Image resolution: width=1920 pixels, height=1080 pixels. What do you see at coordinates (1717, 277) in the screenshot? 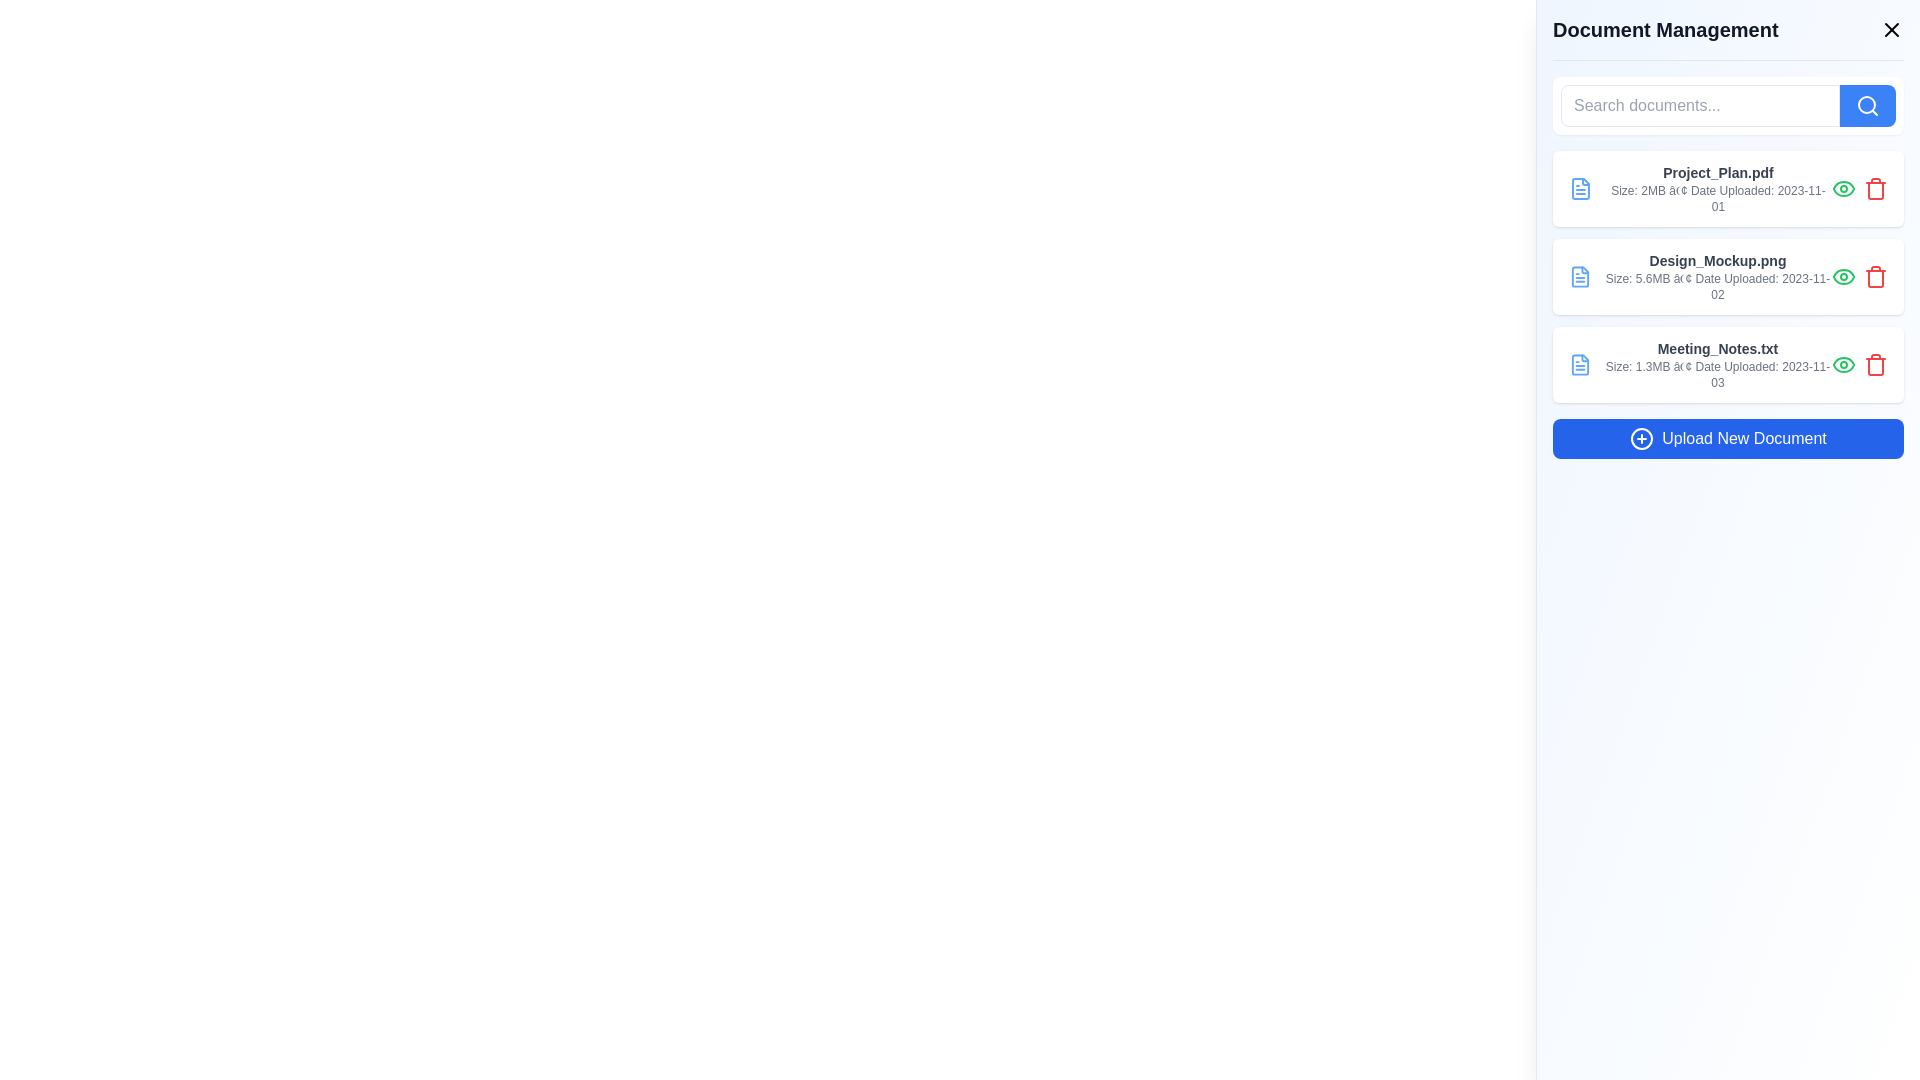
I see `the Text label displaying 'Design_Mockup.png' with file details in the Document Management panel` at bounding box center [1717, 277].